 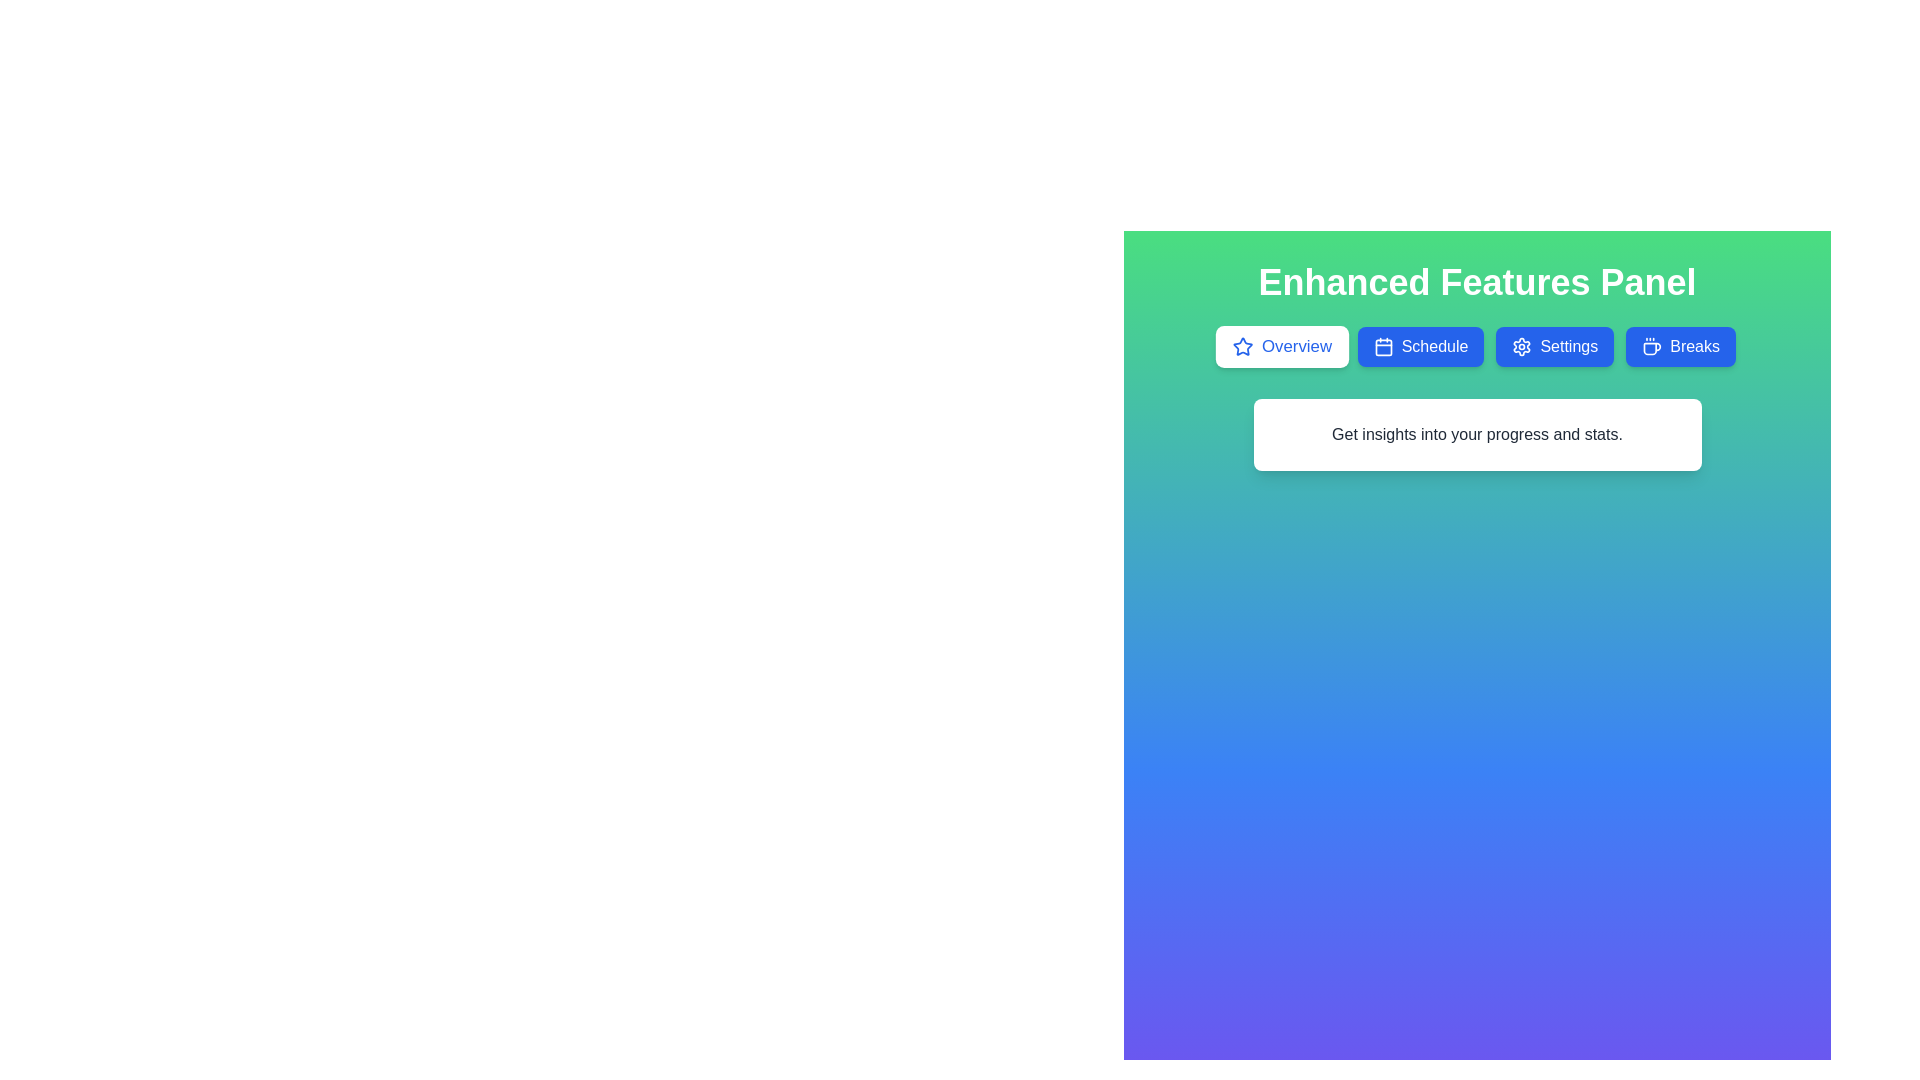 I want to click on the settings button located between the 'Schedule' button on the left and the 'Breaks' button on the right, which is the third button in a horizontal group at the top center of the interface, so click(x=1554, y=346).